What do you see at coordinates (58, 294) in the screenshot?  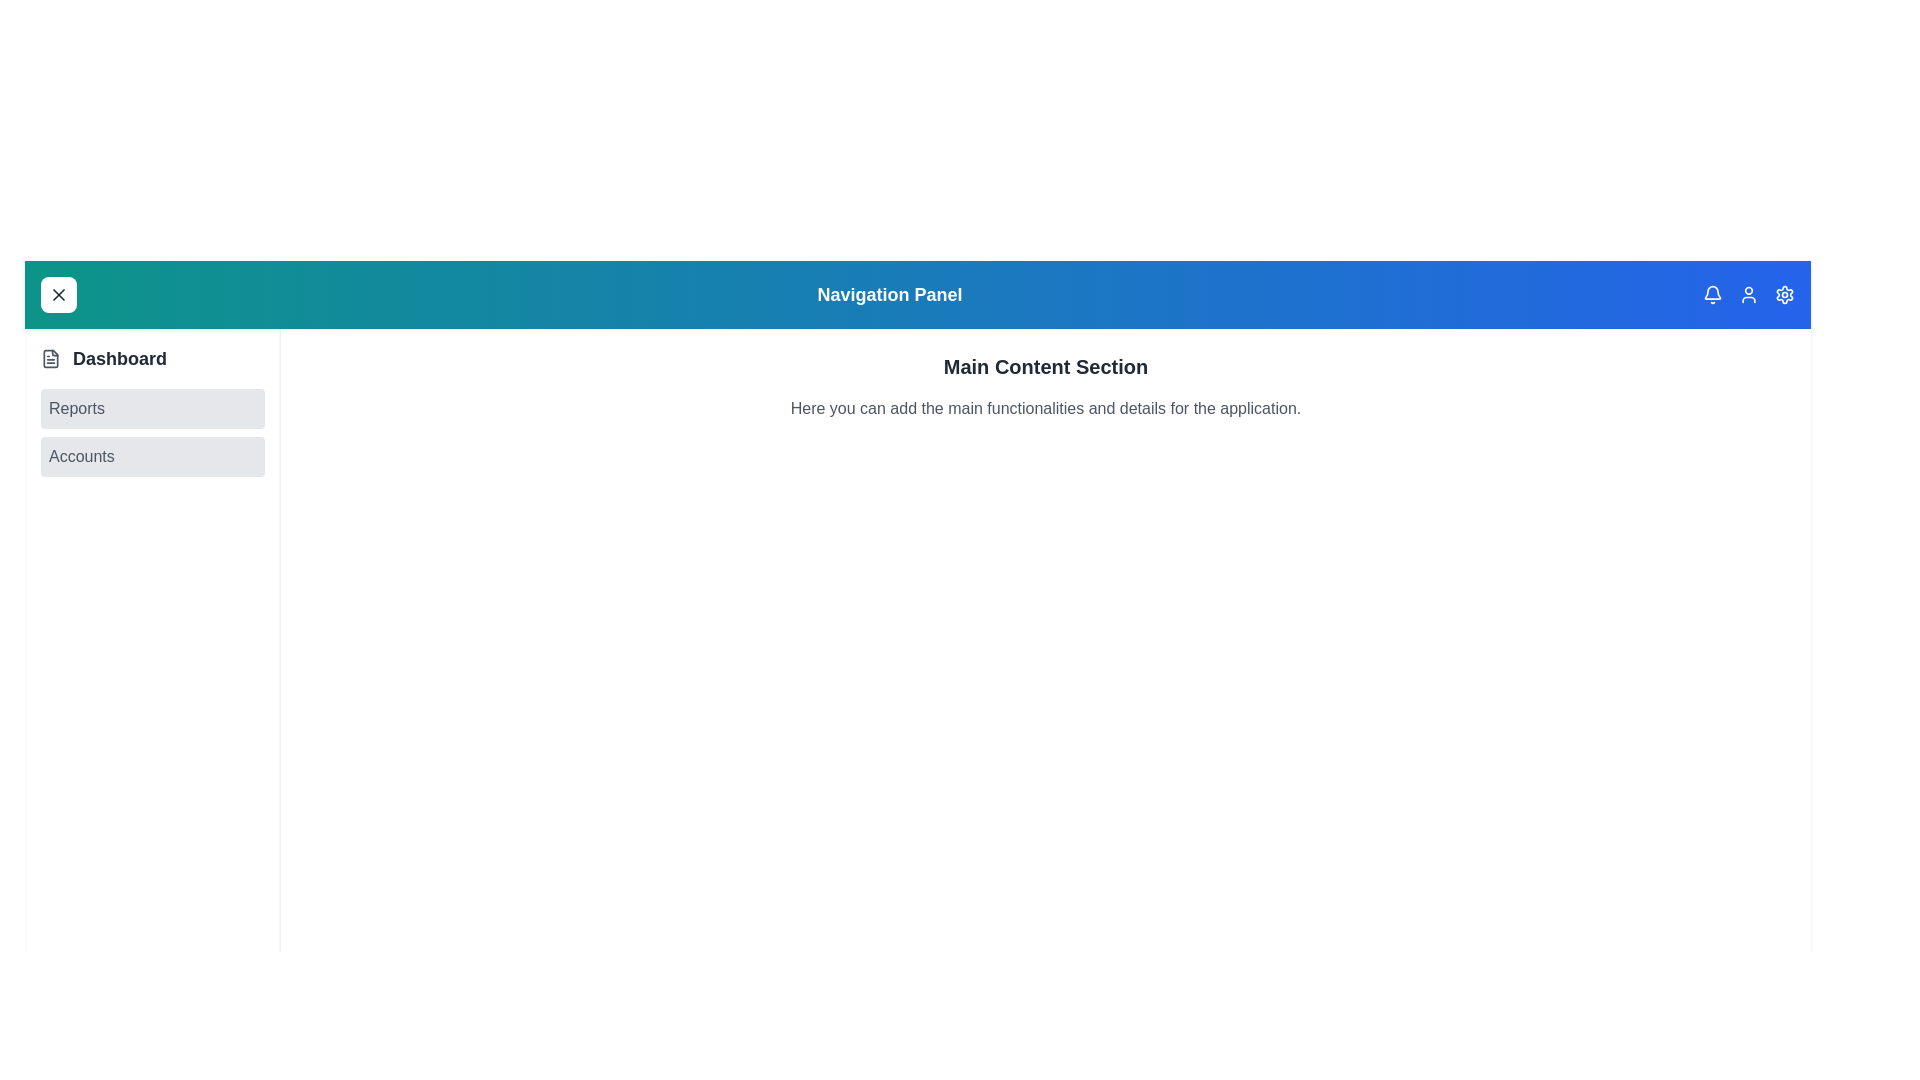 I see `the close or cancel icon located in the top-left corner of the navigation panel` at bounding box center [58, 294].